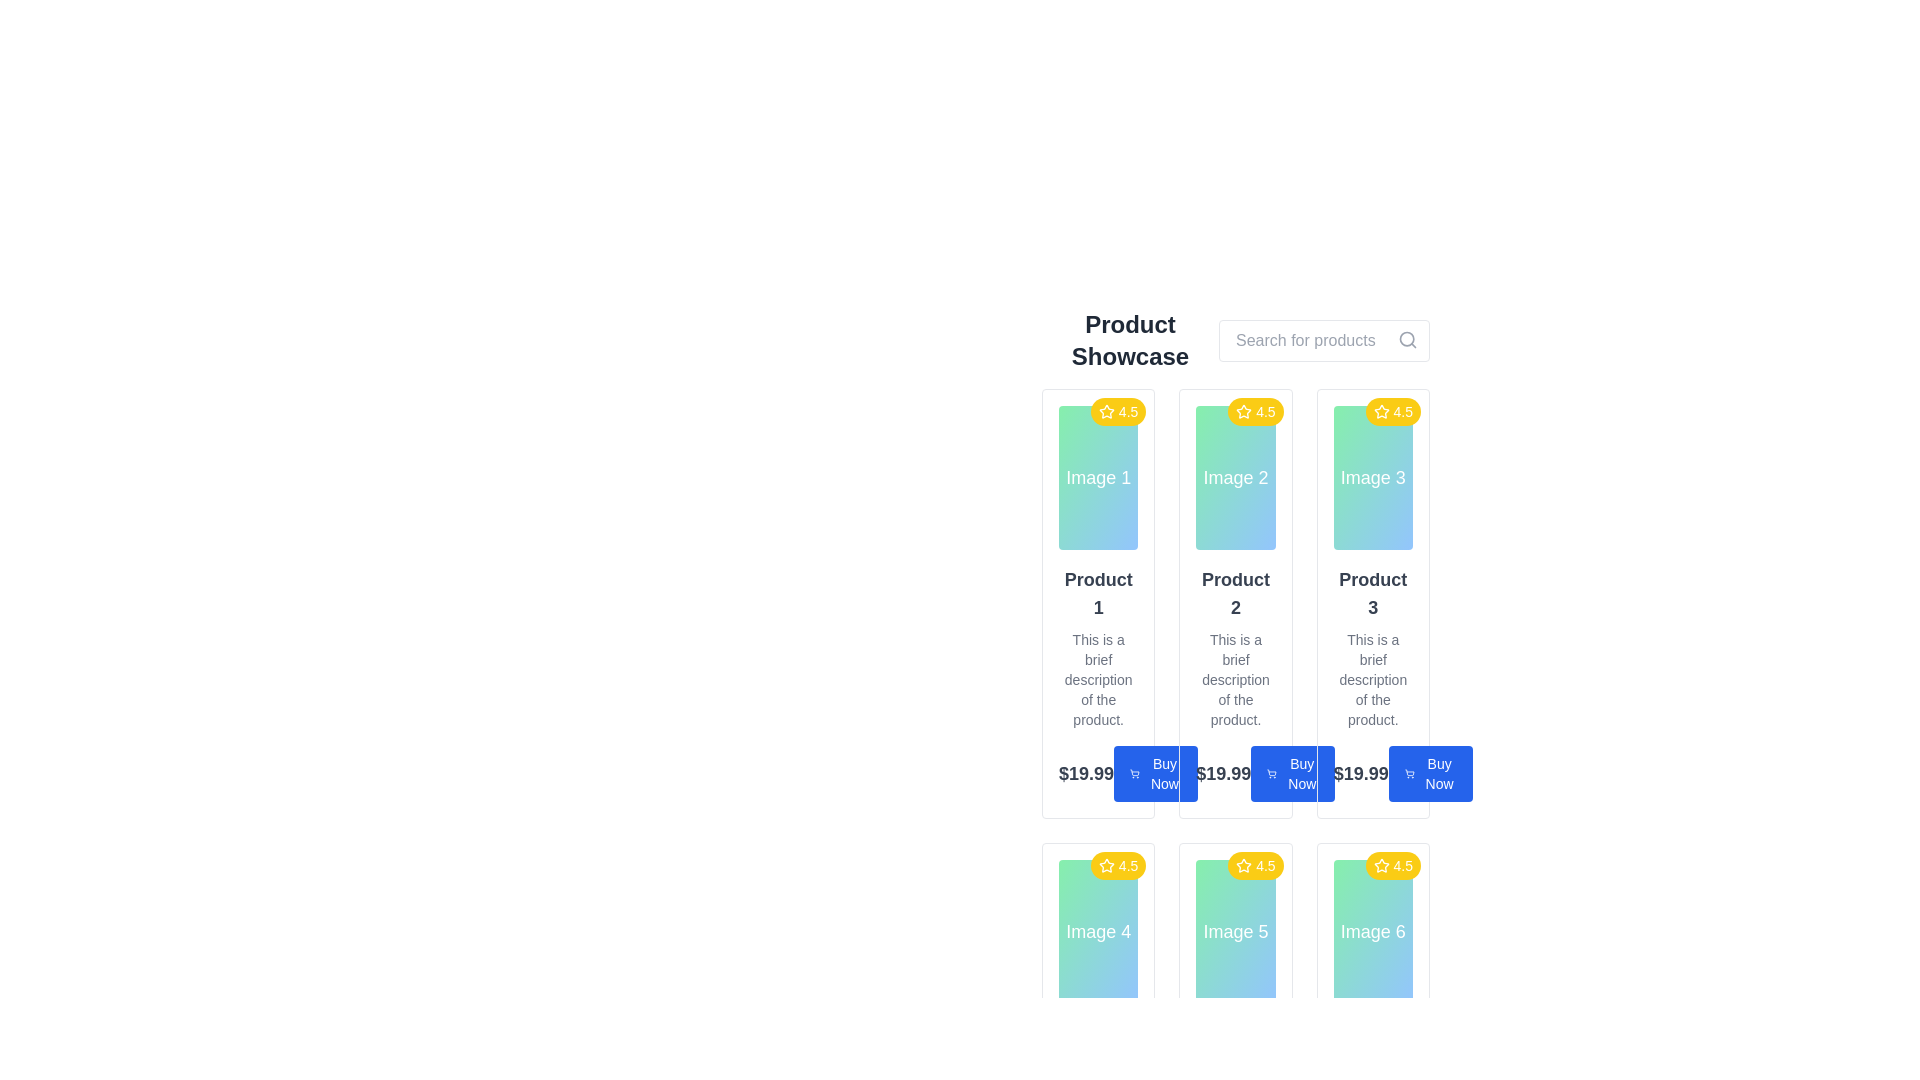  What do you see at coordinates (1222, 773) in the screenshot?
I see `the prominent price label displaying '$19.99', which is styled in a bold, large font and is dark gray on a light background, located in the second product card from the left above the 'Buy Now' button` at bounding box center [1222, 773].